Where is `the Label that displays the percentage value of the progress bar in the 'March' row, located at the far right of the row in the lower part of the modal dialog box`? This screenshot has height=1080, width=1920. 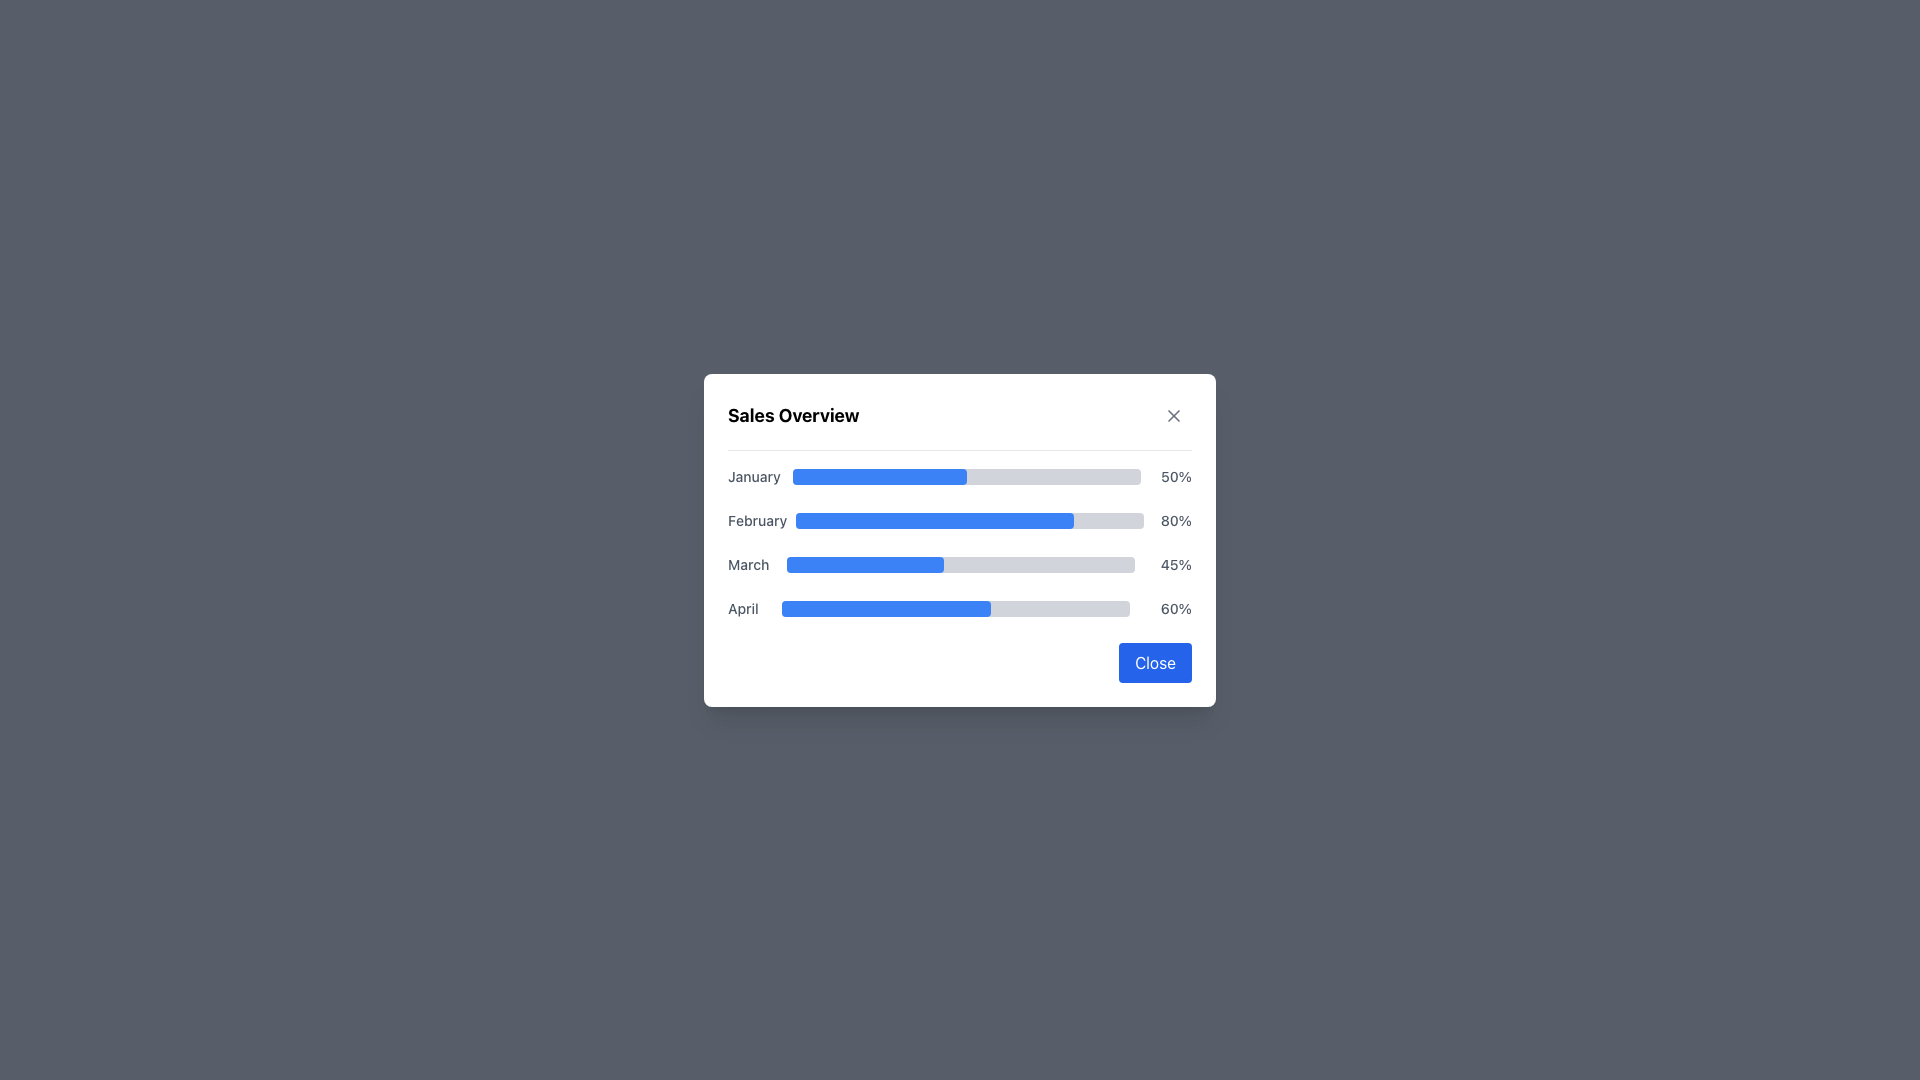 the Label that displays the percentage value of the progress bar in the 'March' row, located at the far right of the row in the lower part of the modal dialog box is located at coordinates (1172, 564).